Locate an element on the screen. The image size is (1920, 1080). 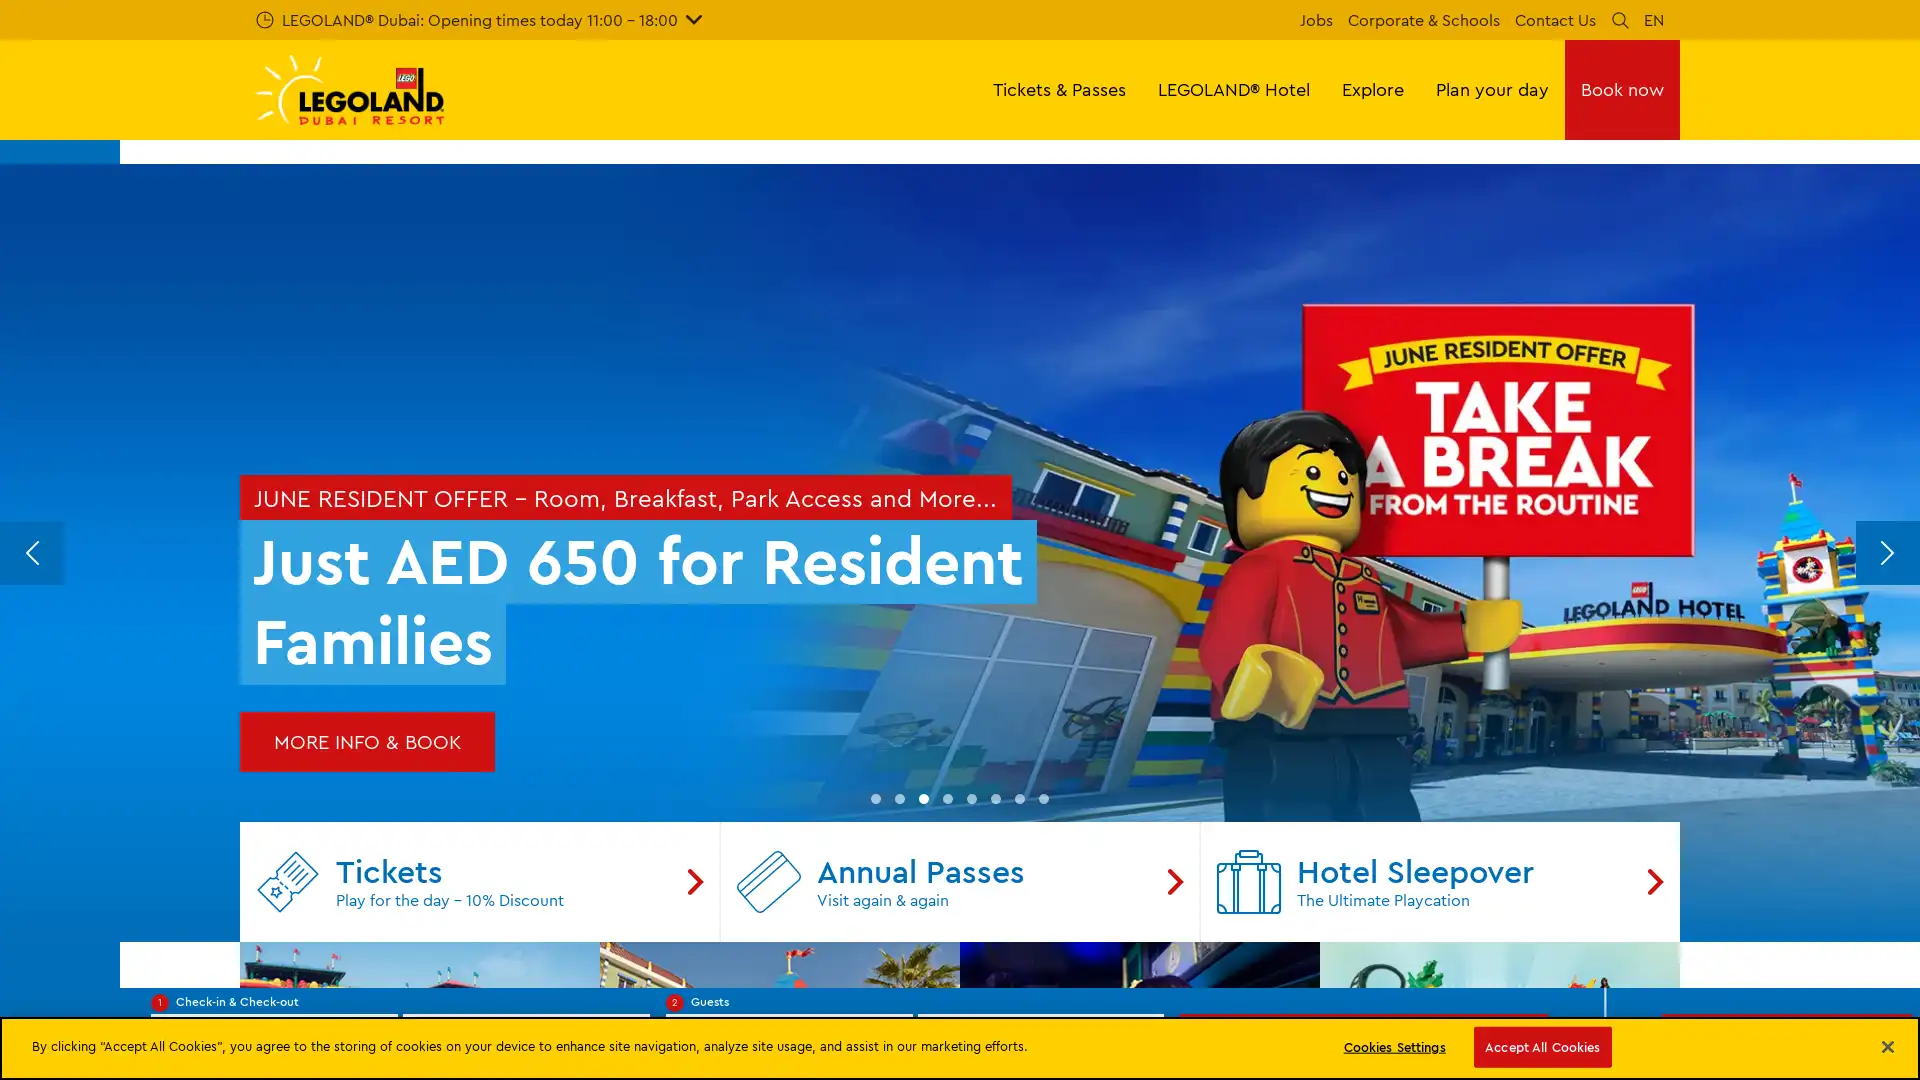
LEGOLAND Hotel is located at coordinates (1232, 88).